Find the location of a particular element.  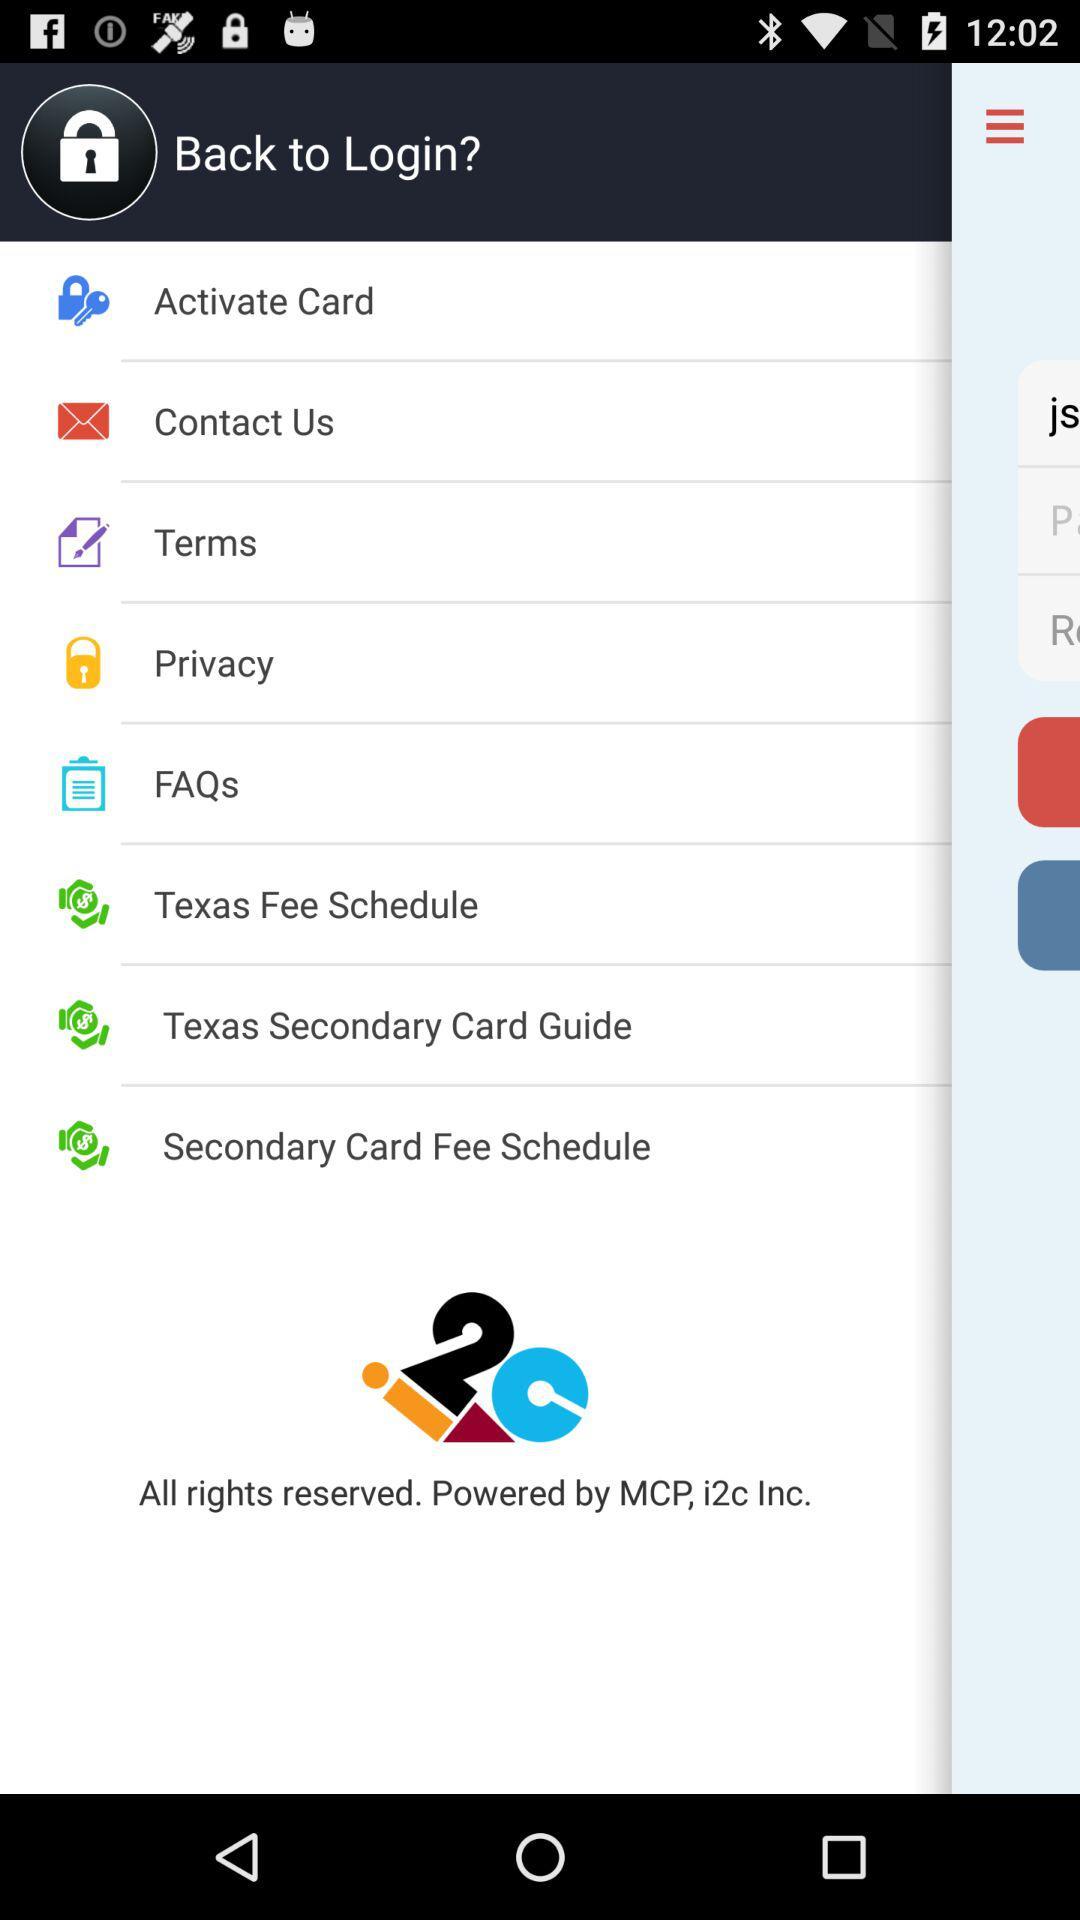

the lock icon is located at coordinates (88, 163).